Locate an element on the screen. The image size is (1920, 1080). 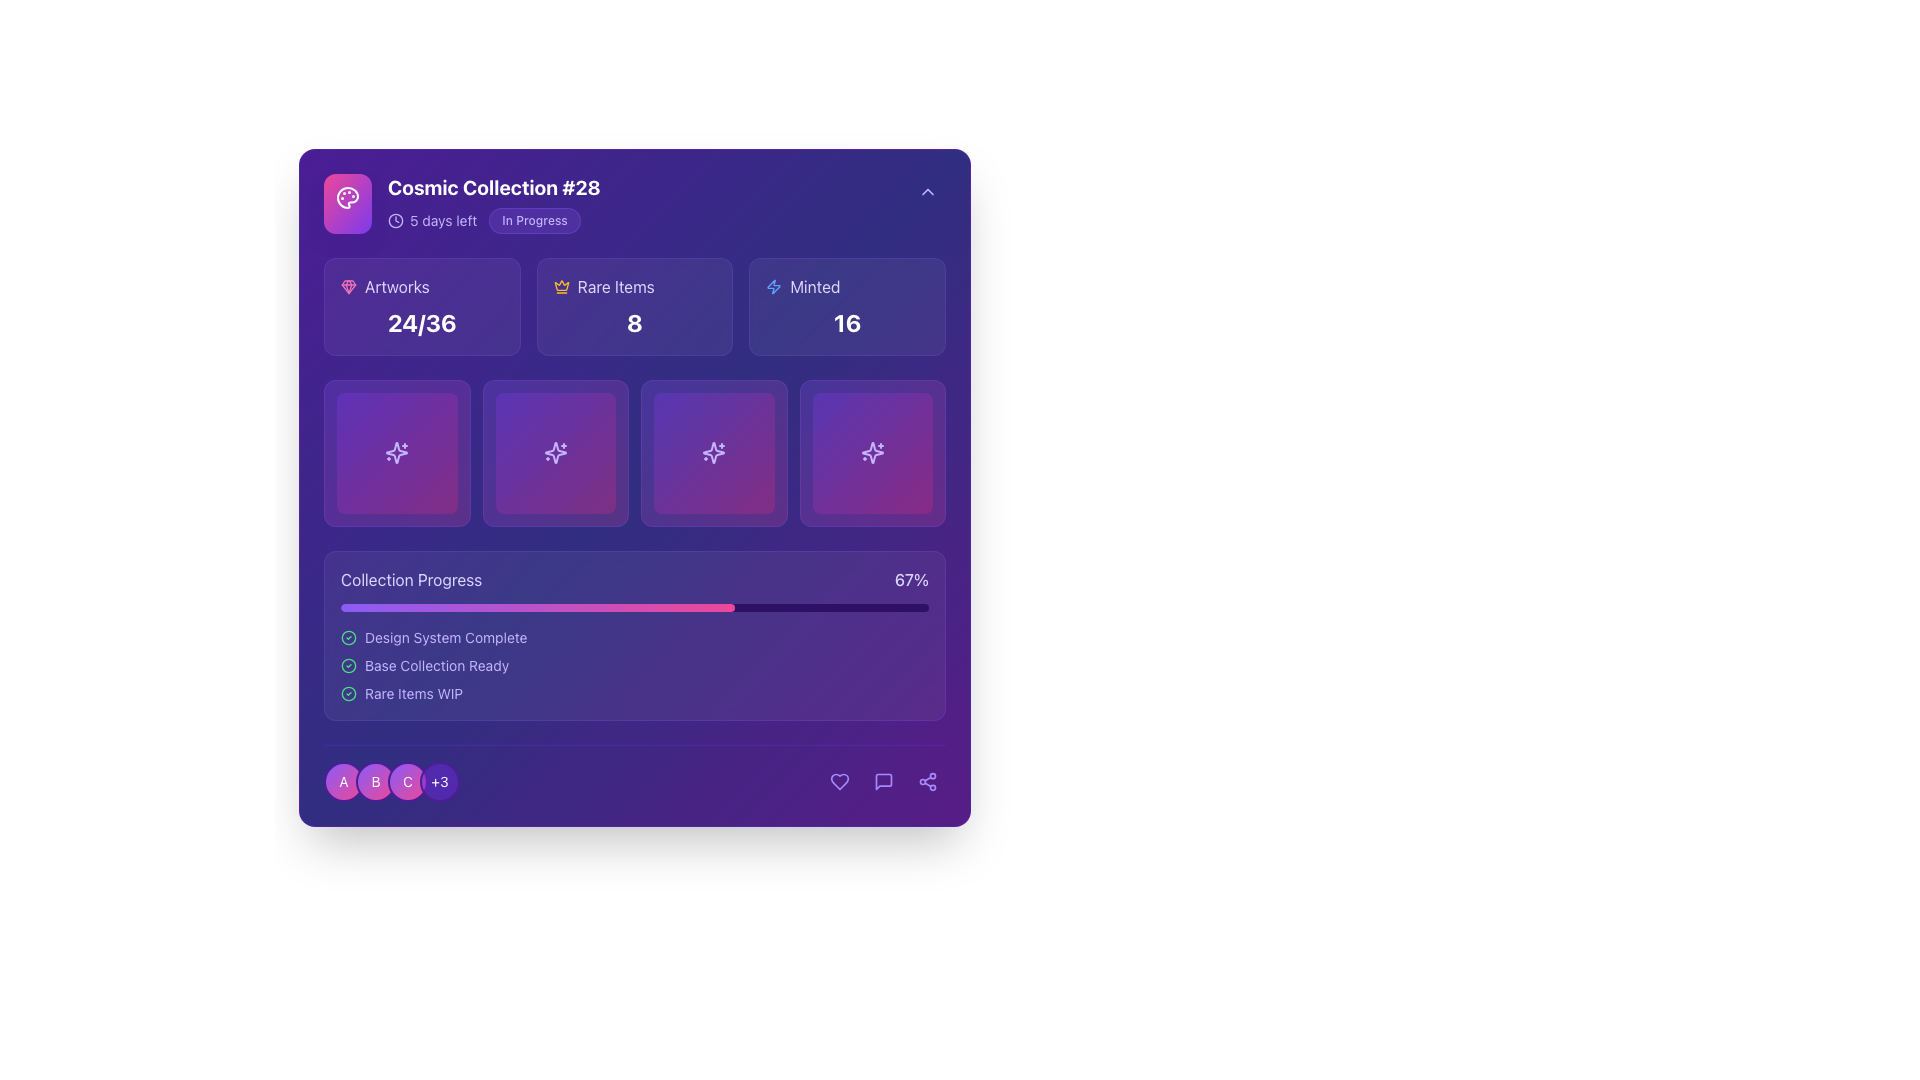
the 'Artworks' text label, which is violet-colored and styled with a lightweight font, located alongside a pink gem icon, to interact with related elements is located at coordinates (397, 286).